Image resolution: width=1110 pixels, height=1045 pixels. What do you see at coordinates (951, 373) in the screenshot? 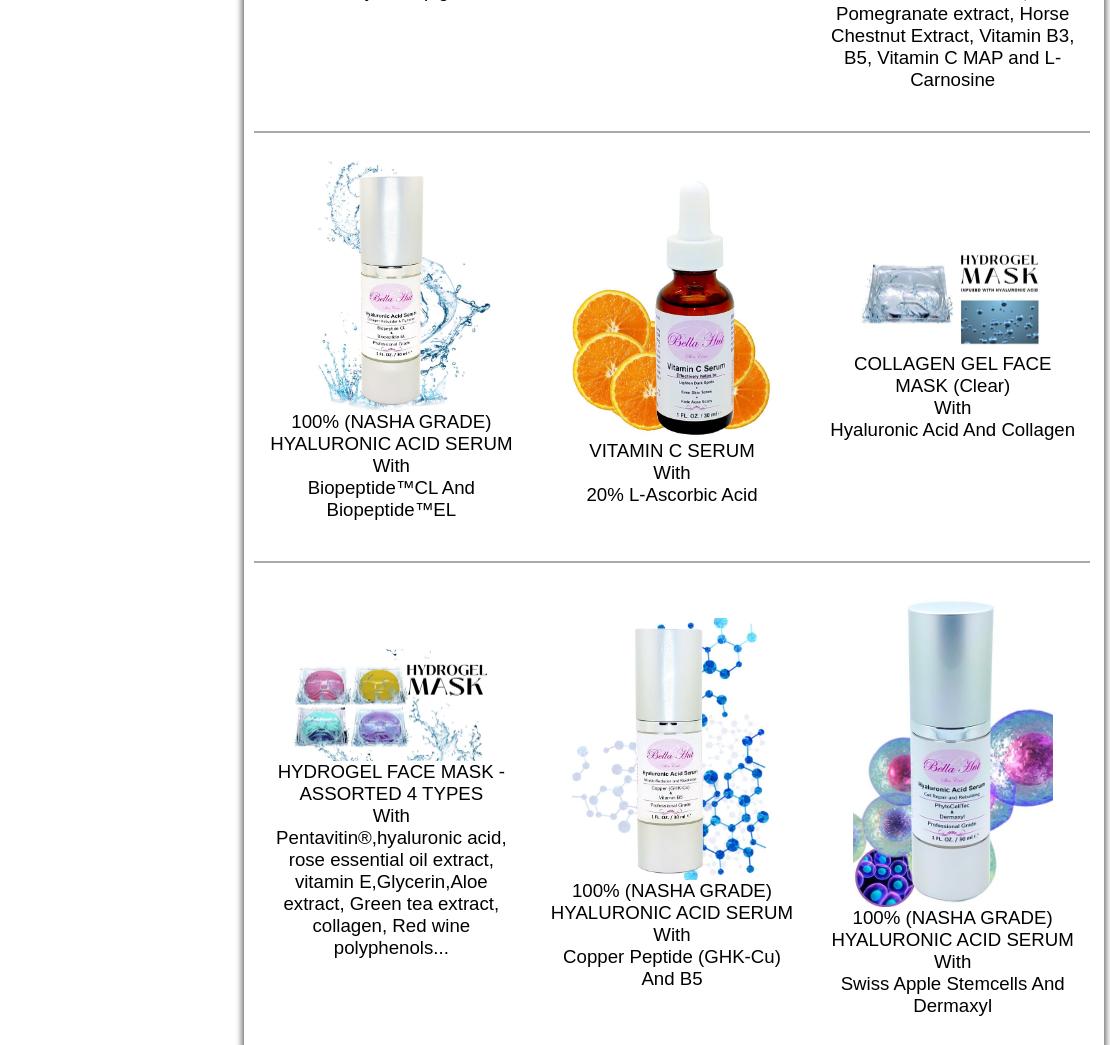
I see `'COLLAGEN GEL FACE MASK (Clear)'` at bounding box center [951, 373].